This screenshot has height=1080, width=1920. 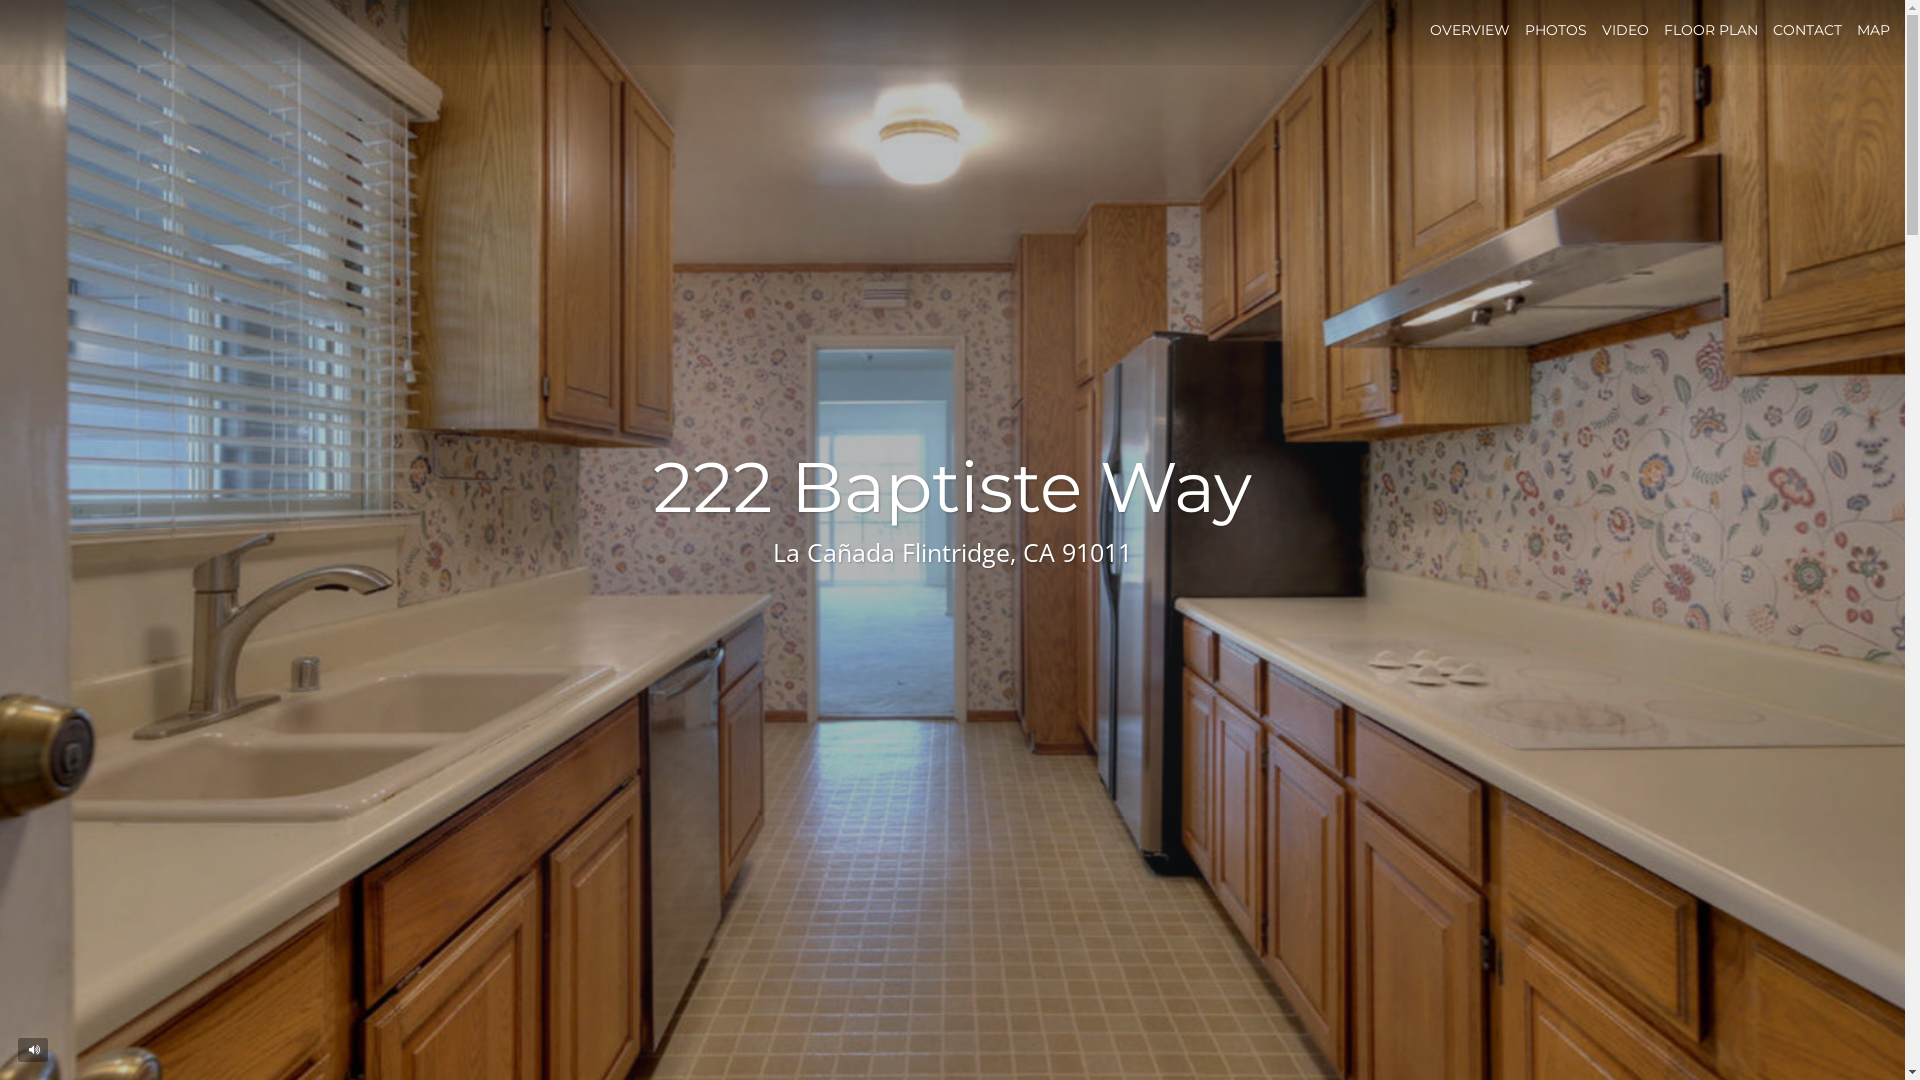 I want to click on 'FLOOR PLAN', so click(x=1664, y=30).